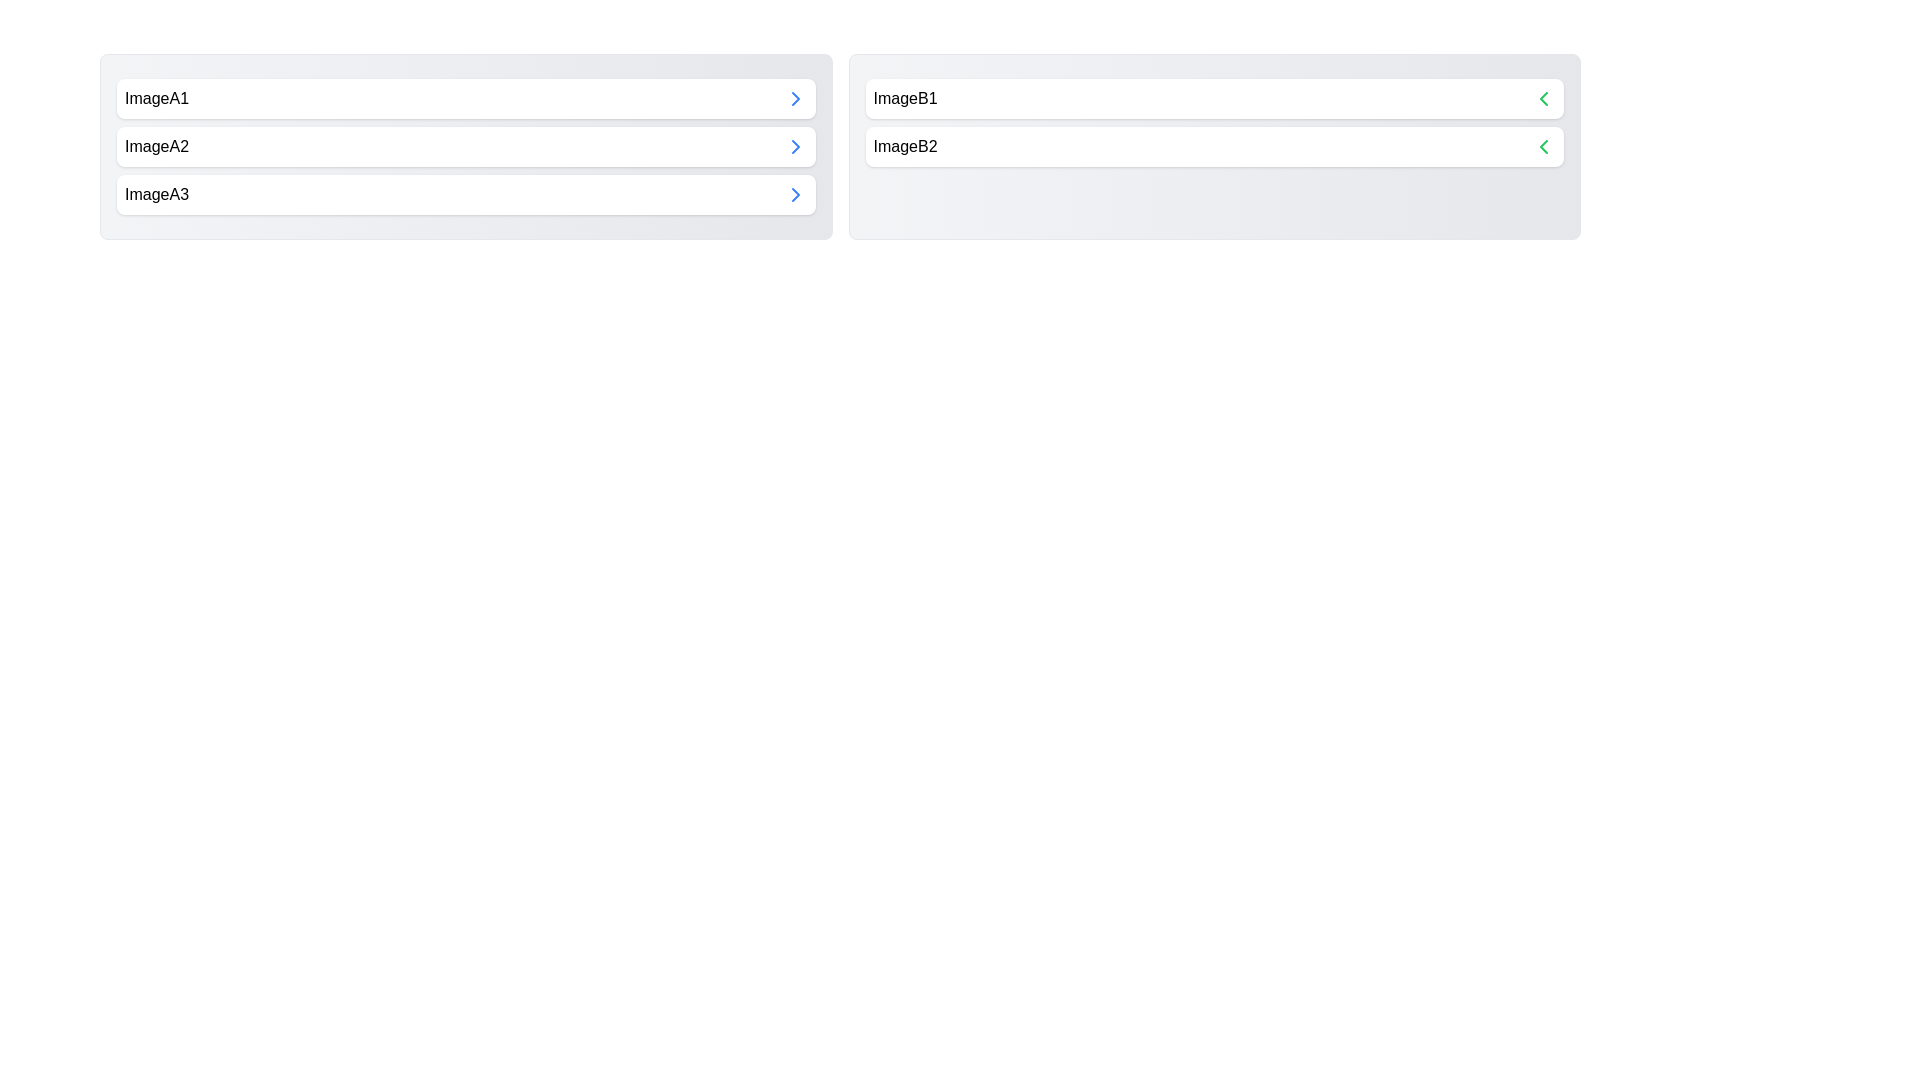  Describe the element at coordinates (1543, 145) in the screenshot. I see `arrow button next to ImageB2 to move it to the opposite category` at that location.